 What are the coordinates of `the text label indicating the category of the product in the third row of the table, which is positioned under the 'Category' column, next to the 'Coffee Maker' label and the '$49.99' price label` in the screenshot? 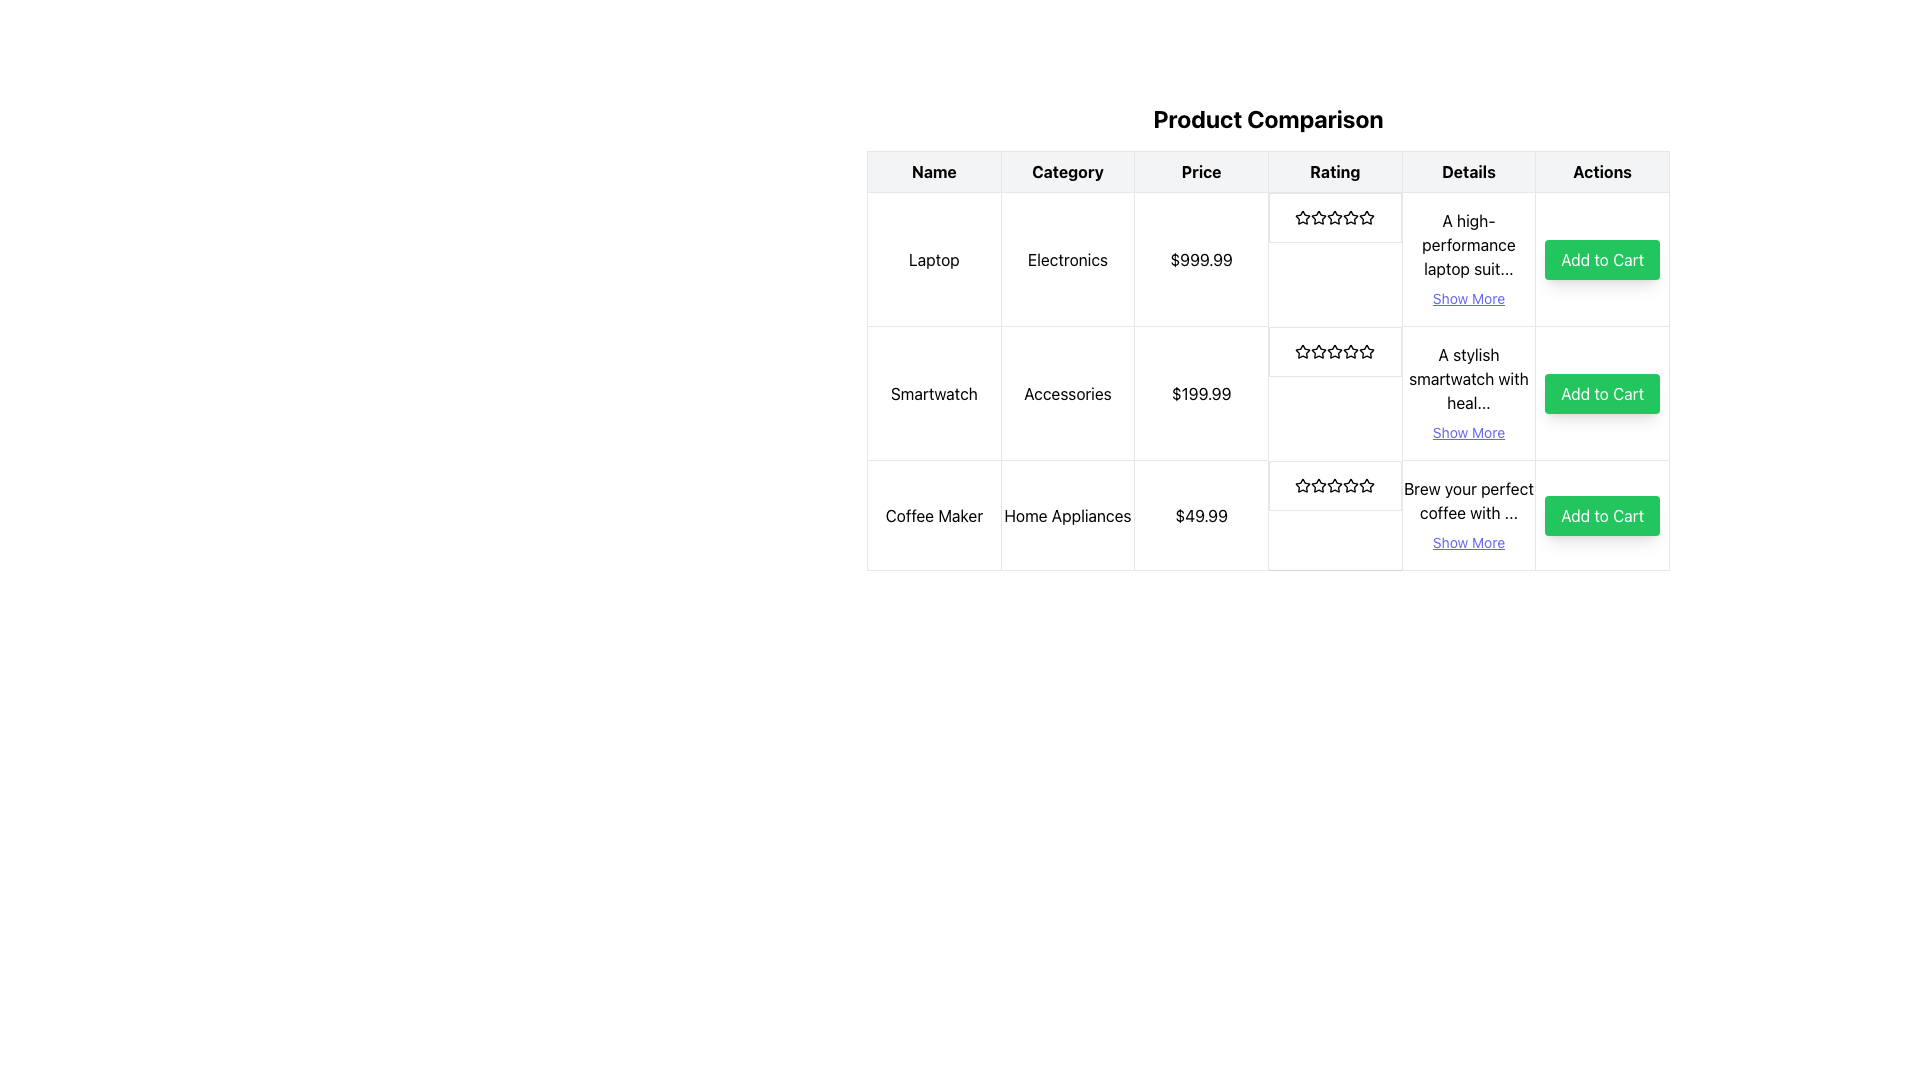 It's located at (1066, 514).